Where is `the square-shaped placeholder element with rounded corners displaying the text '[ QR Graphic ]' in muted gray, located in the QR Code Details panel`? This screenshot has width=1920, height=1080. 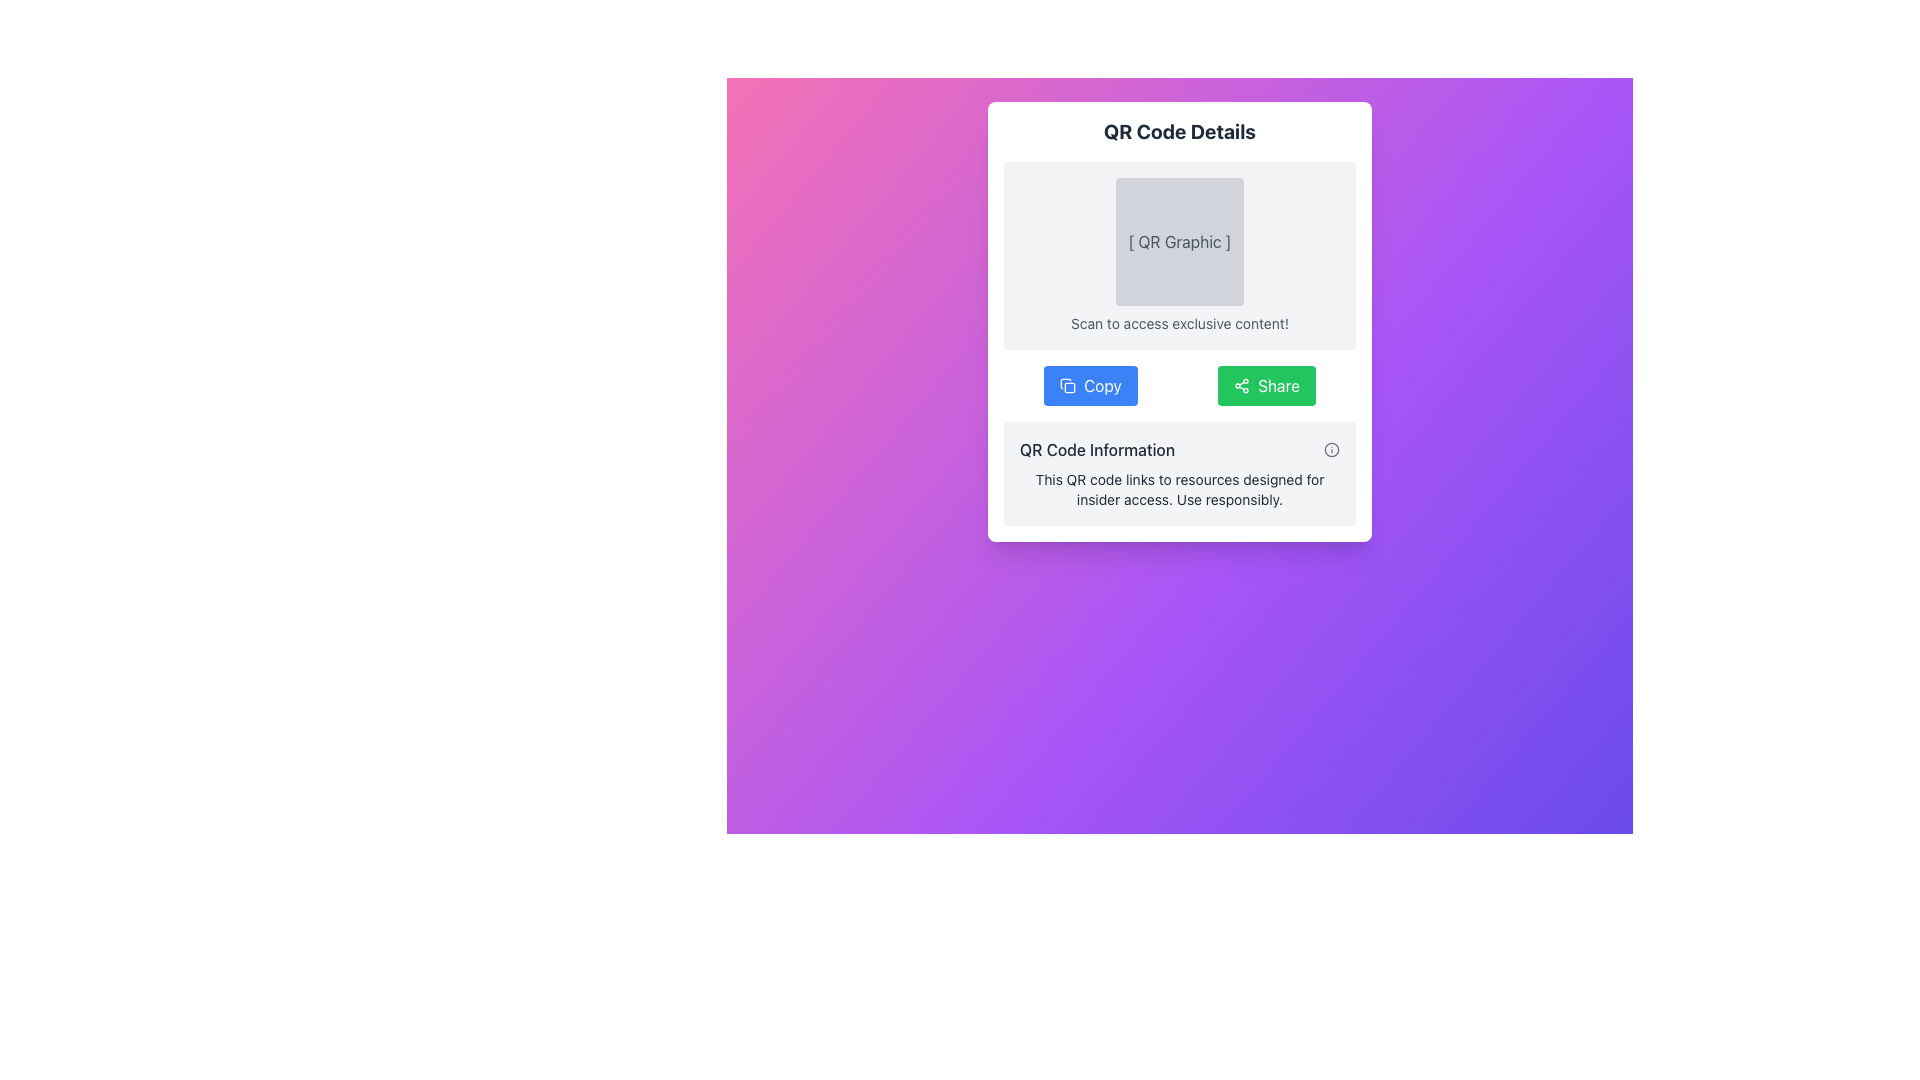
the square-shaped placeholder element with rounded corners displaying the text '[ QR Graphic ]' in muted gray, located in the QR Code Details panel is located at coordinates (1180, 241).